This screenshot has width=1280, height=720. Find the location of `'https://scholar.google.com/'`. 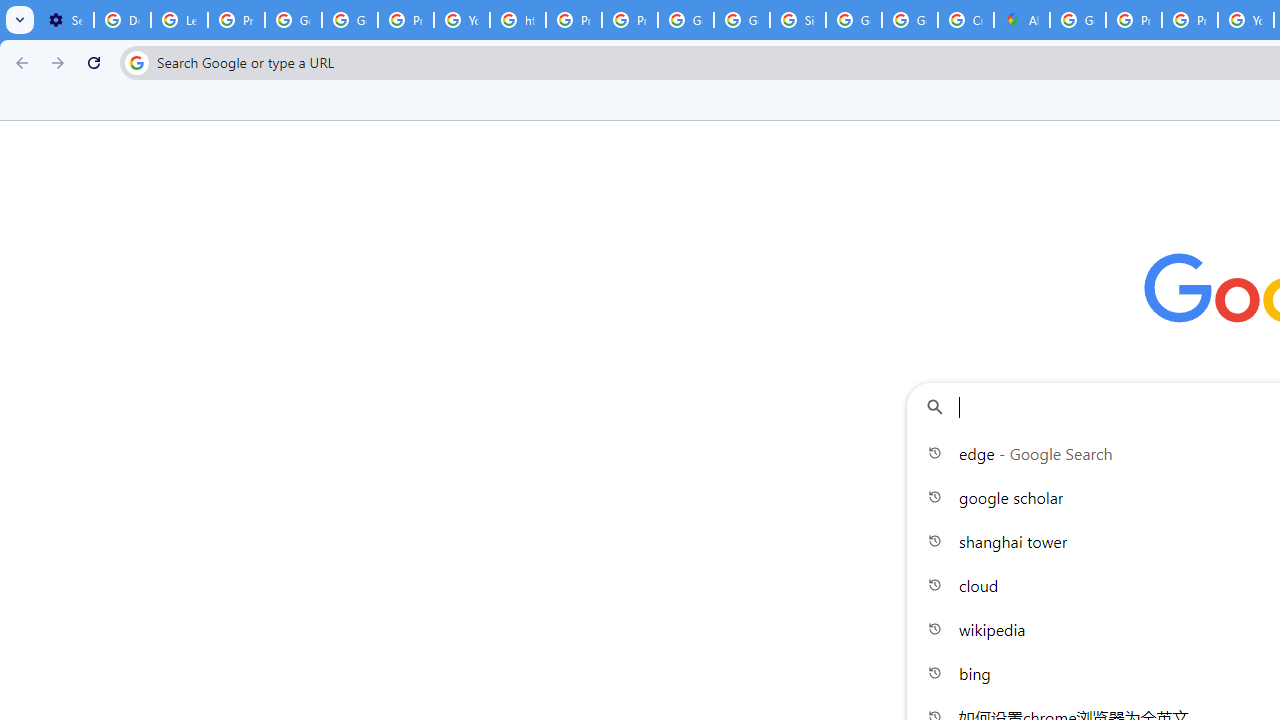

'https://scholar.google.com/' is located at coordinates (518, 20).